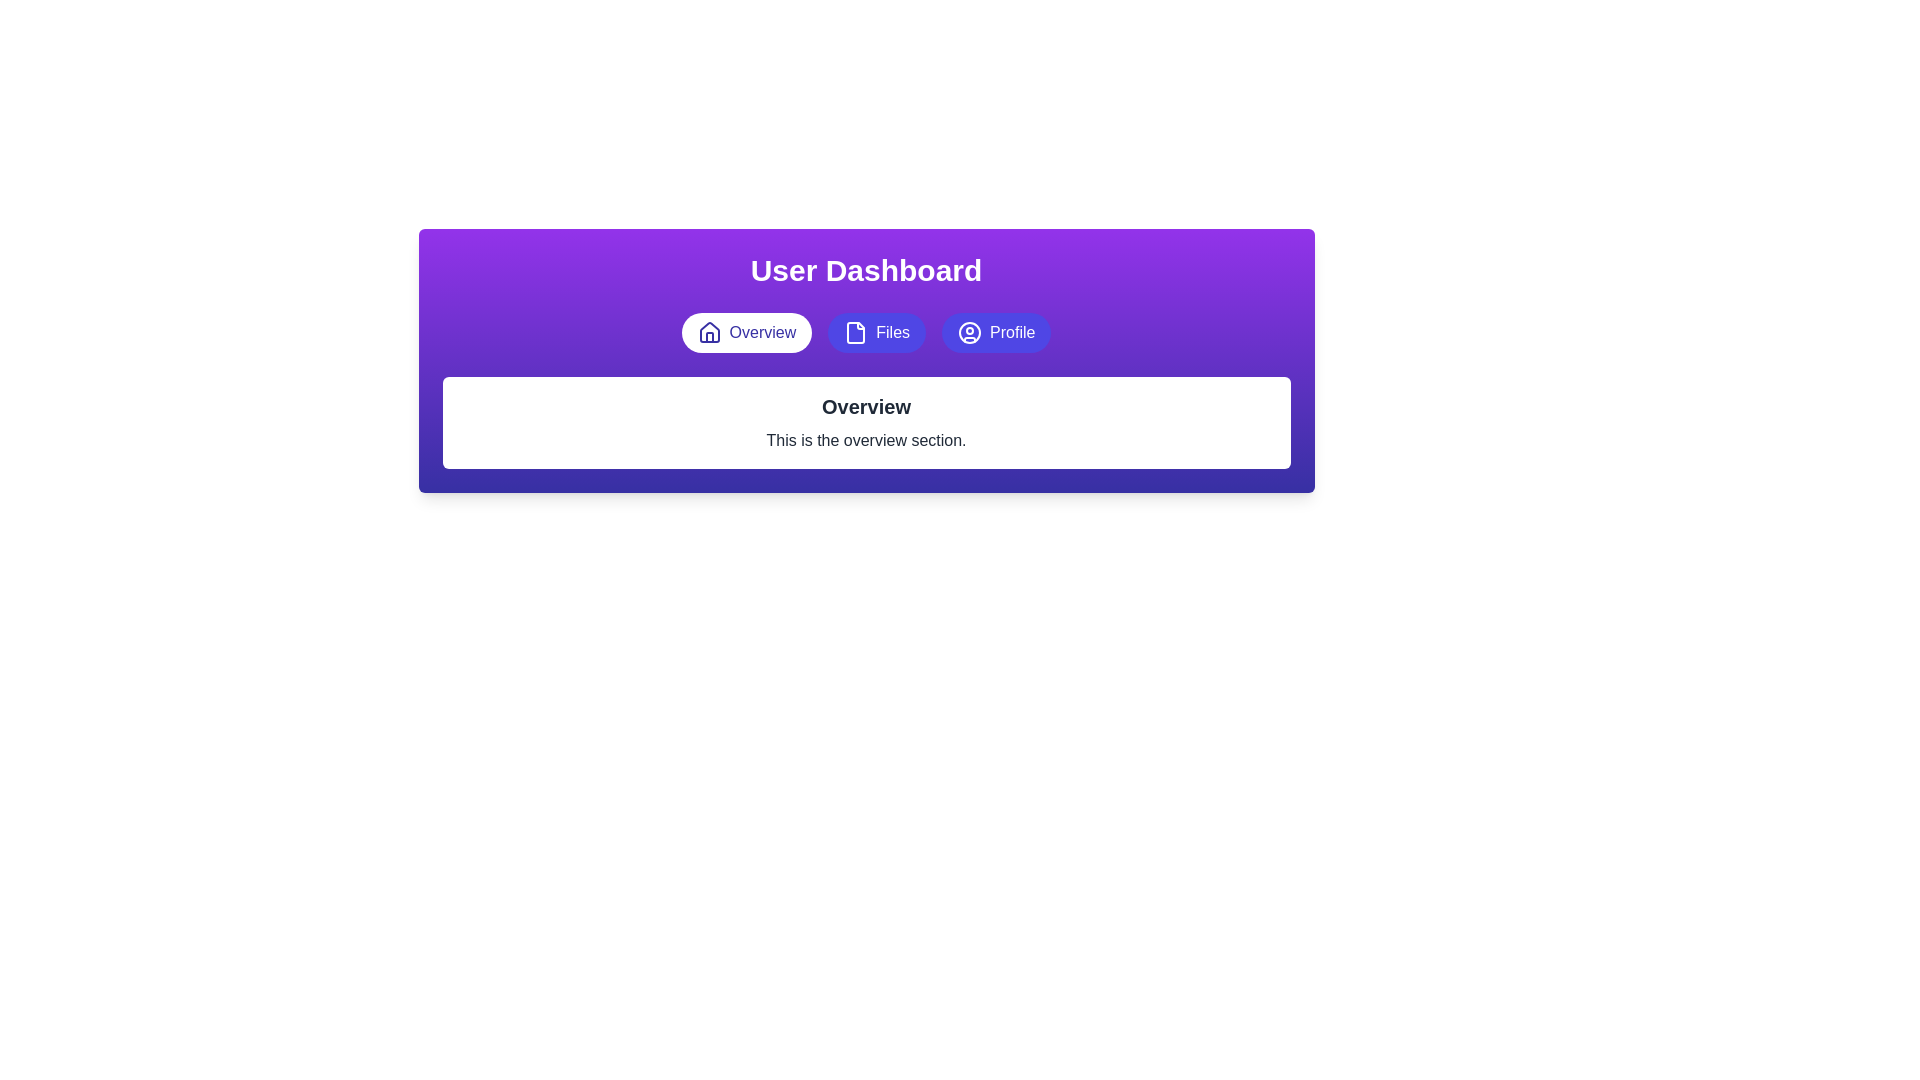 The height and width of the screenshot is (1080, 1920). What do you see at coordinates (866, 422) in the screenshot?
I see `information displayed in the central text display element that provides an overview of the current section of the application` at bounding box center [866, 422].